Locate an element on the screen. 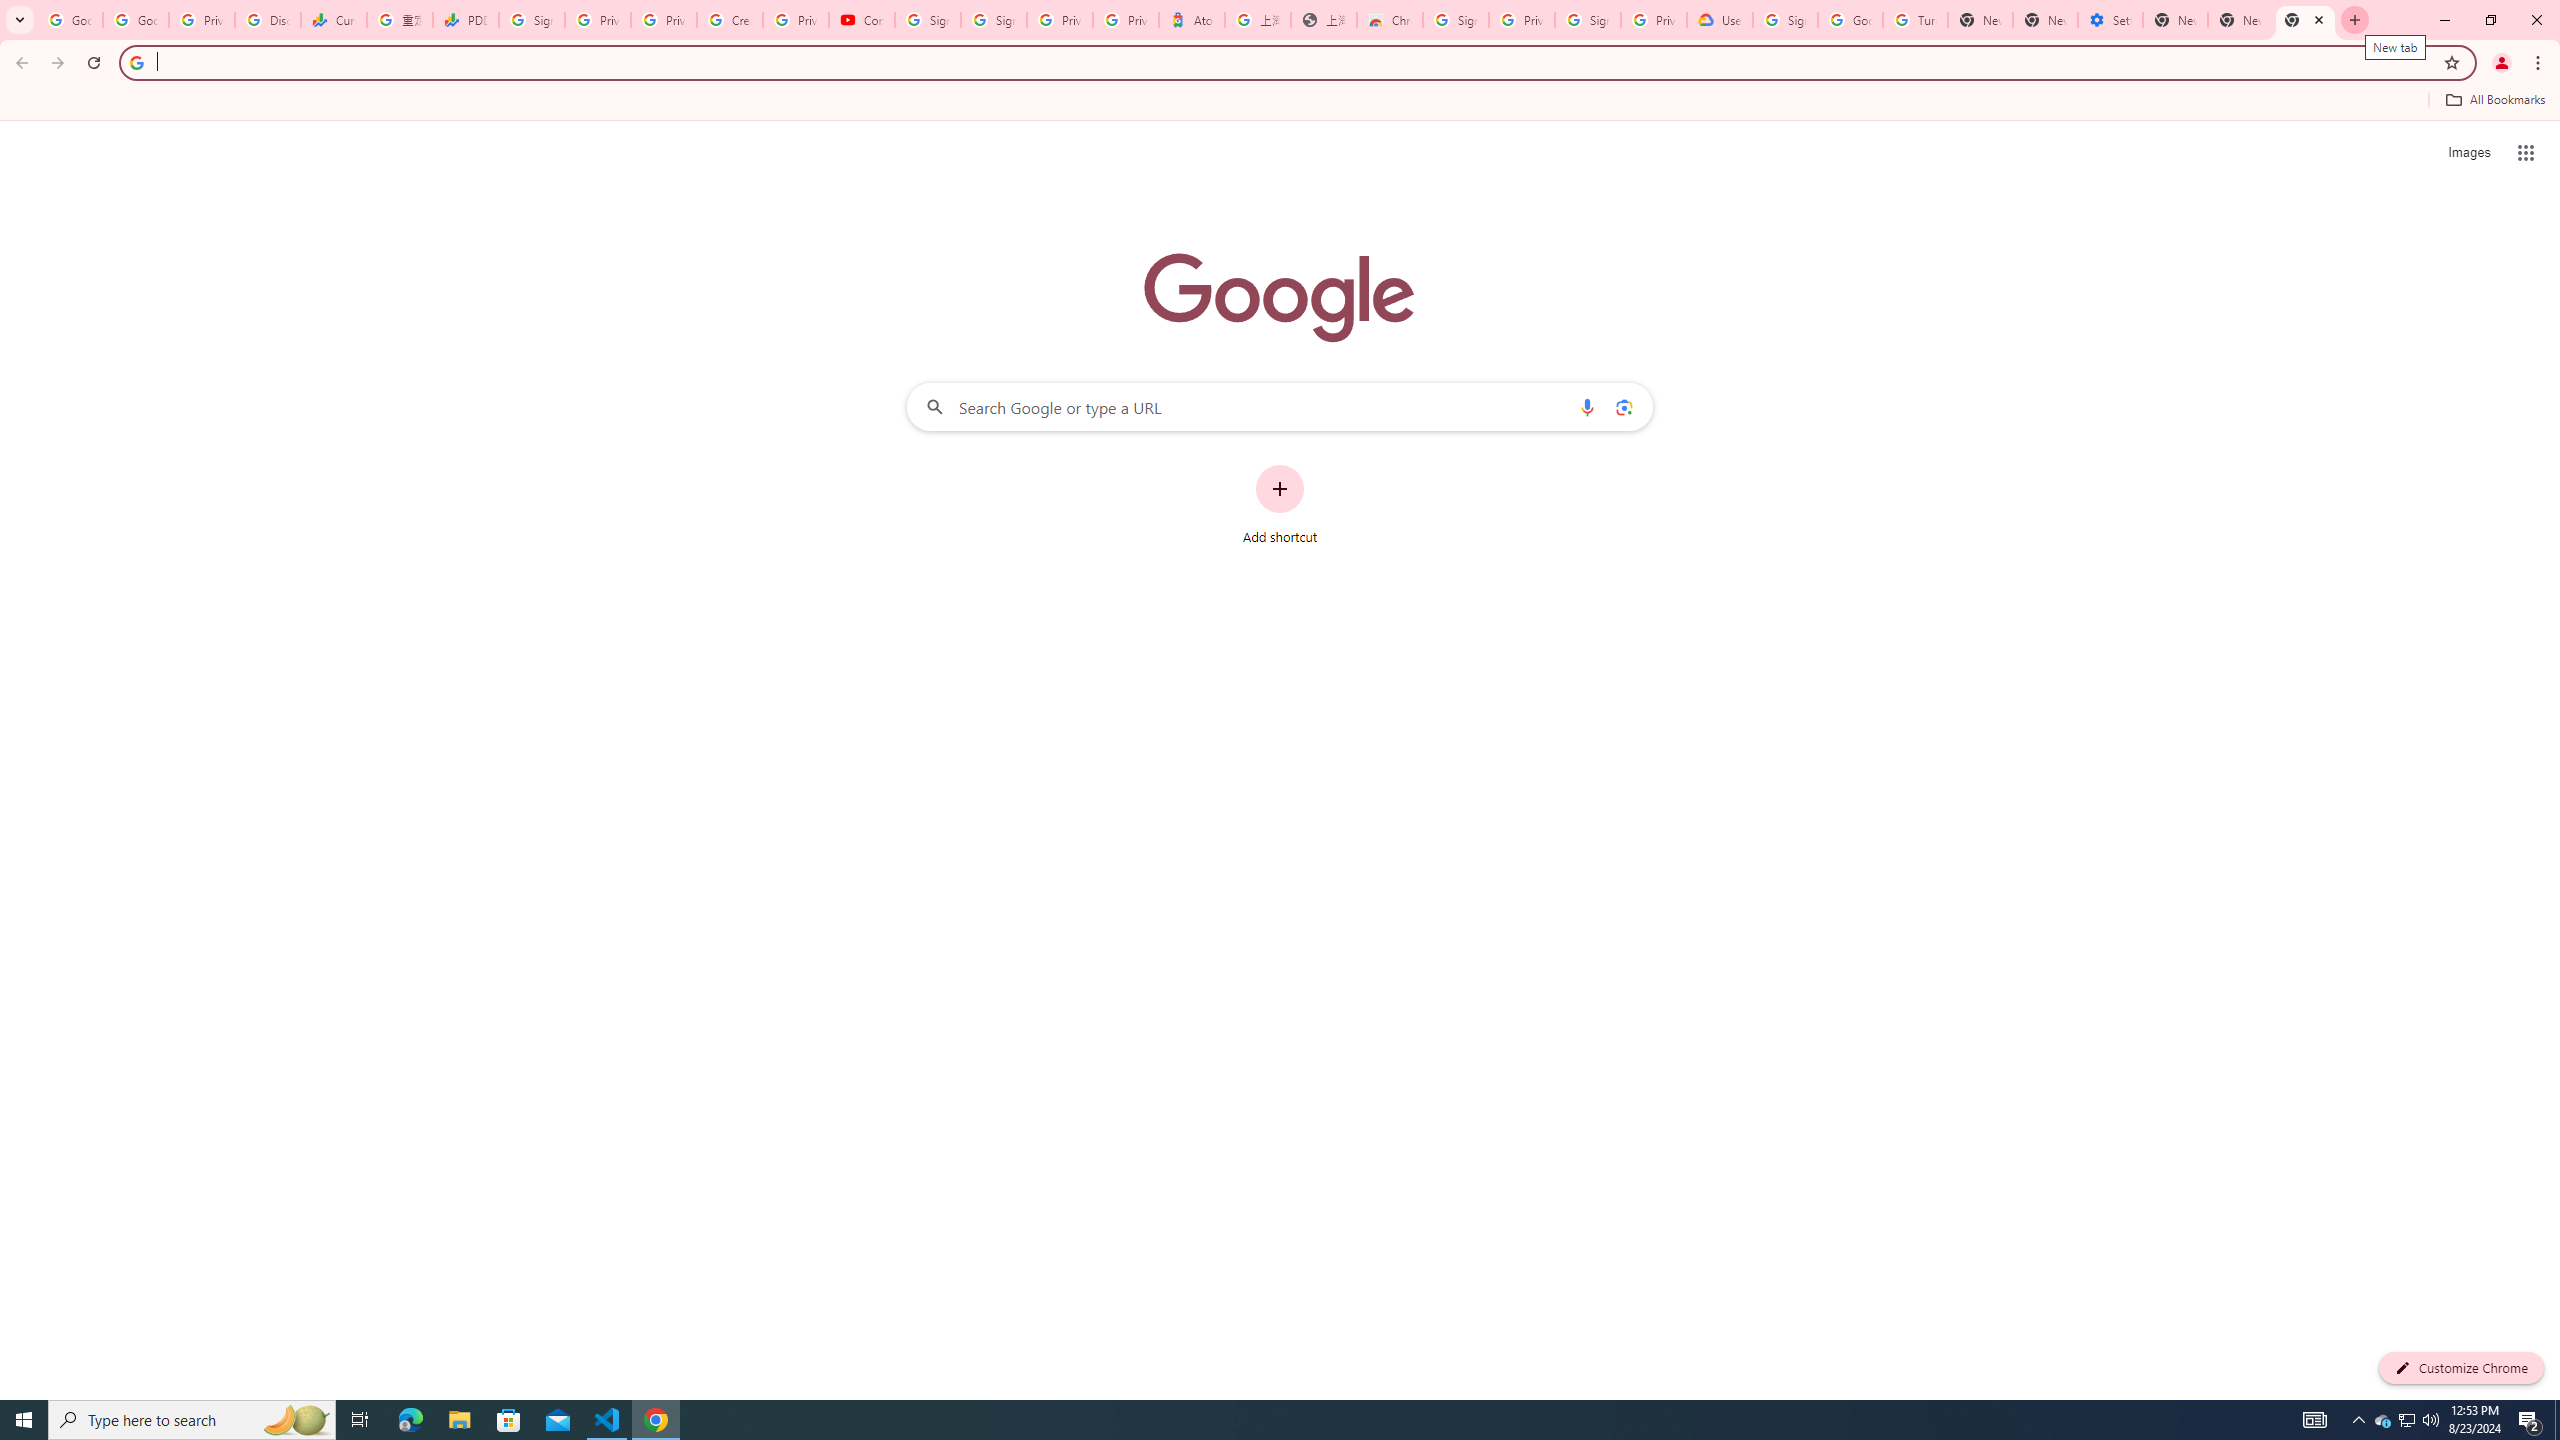  'Sign in - Google Accounts' is located at coordinates (994, 19).